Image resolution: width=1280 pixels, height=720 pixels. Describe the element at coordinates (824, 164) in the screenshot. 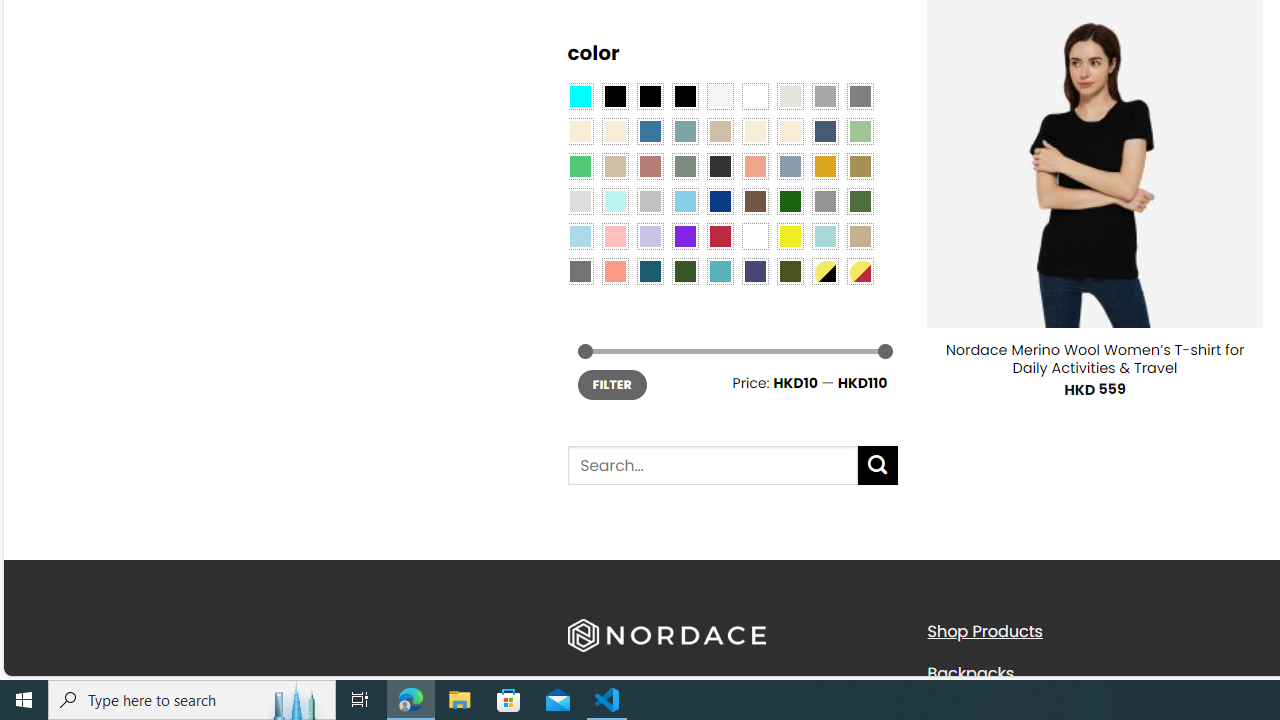

I see `'Gold'` at that location.